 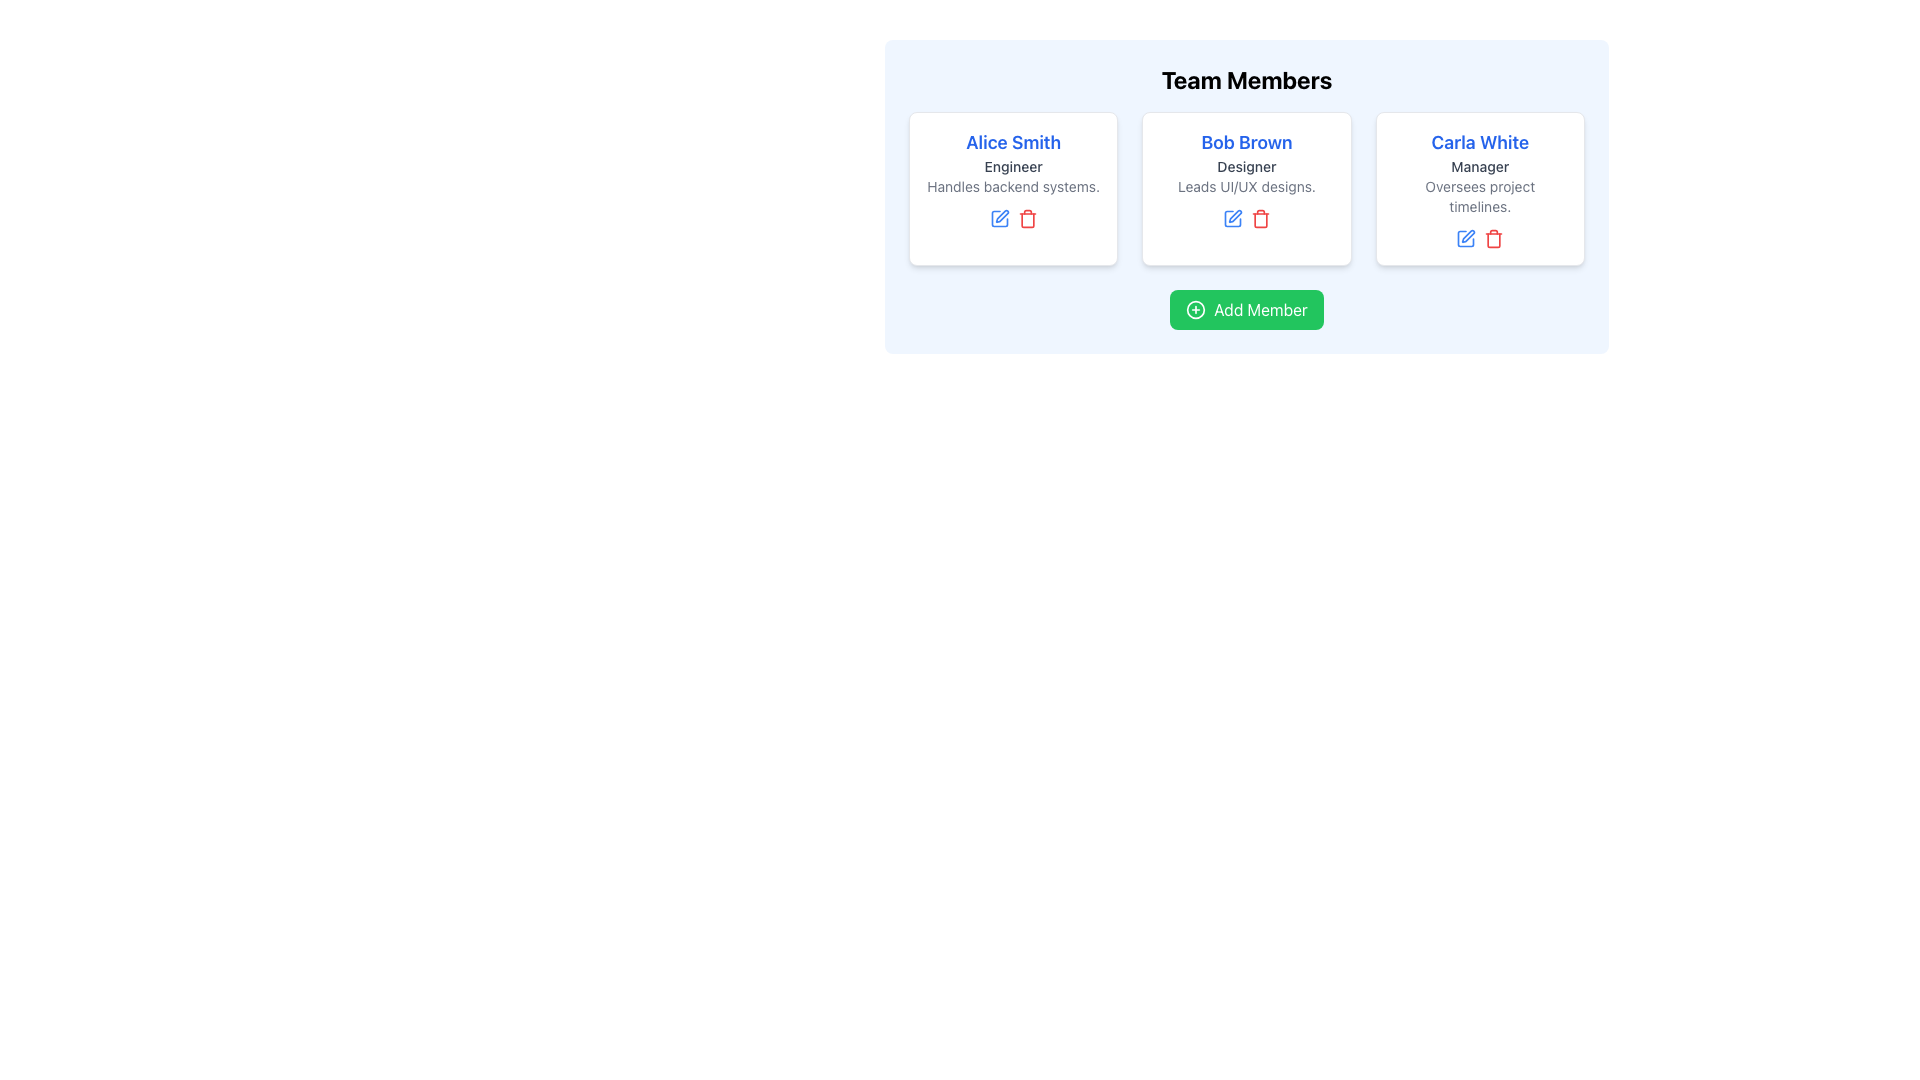 I want to click on the interactive action icons group located at the bottom of the card for 'Carla White', so click(x=1480, y=238).